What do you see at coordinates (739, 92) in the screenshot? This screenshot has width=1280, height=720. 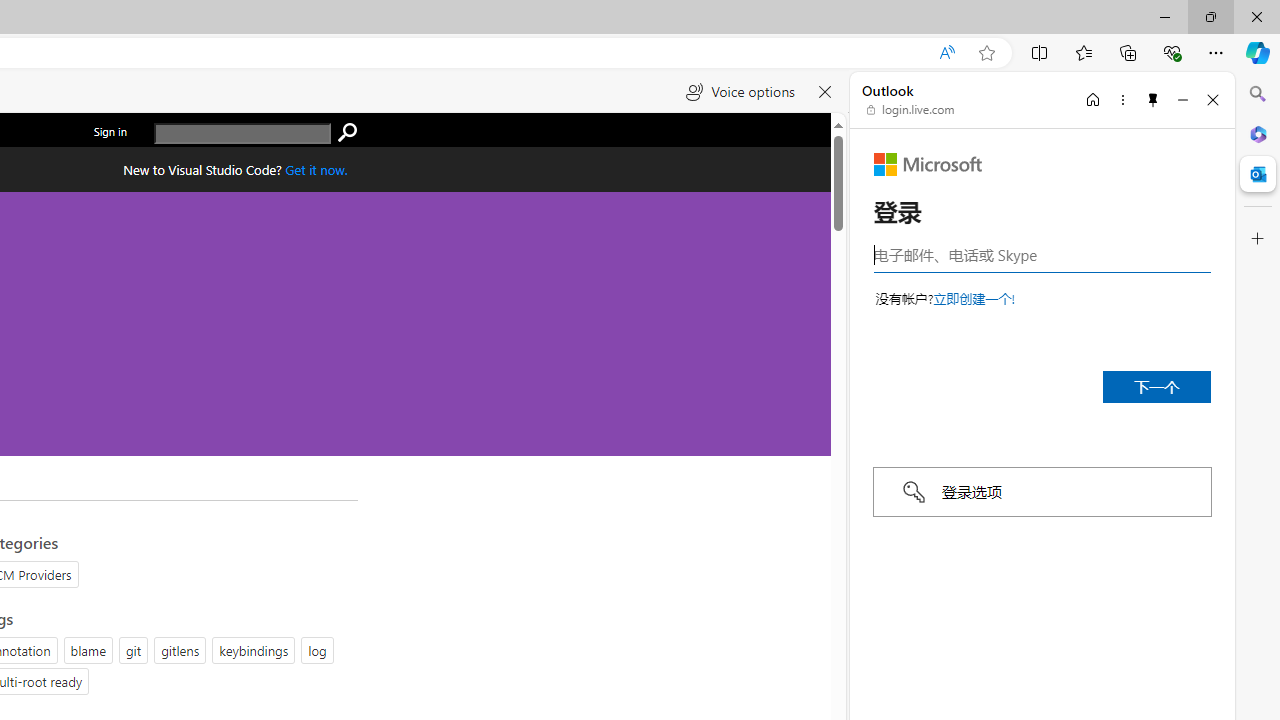 I see `'Voice options'` at bounding box center [739, 92].